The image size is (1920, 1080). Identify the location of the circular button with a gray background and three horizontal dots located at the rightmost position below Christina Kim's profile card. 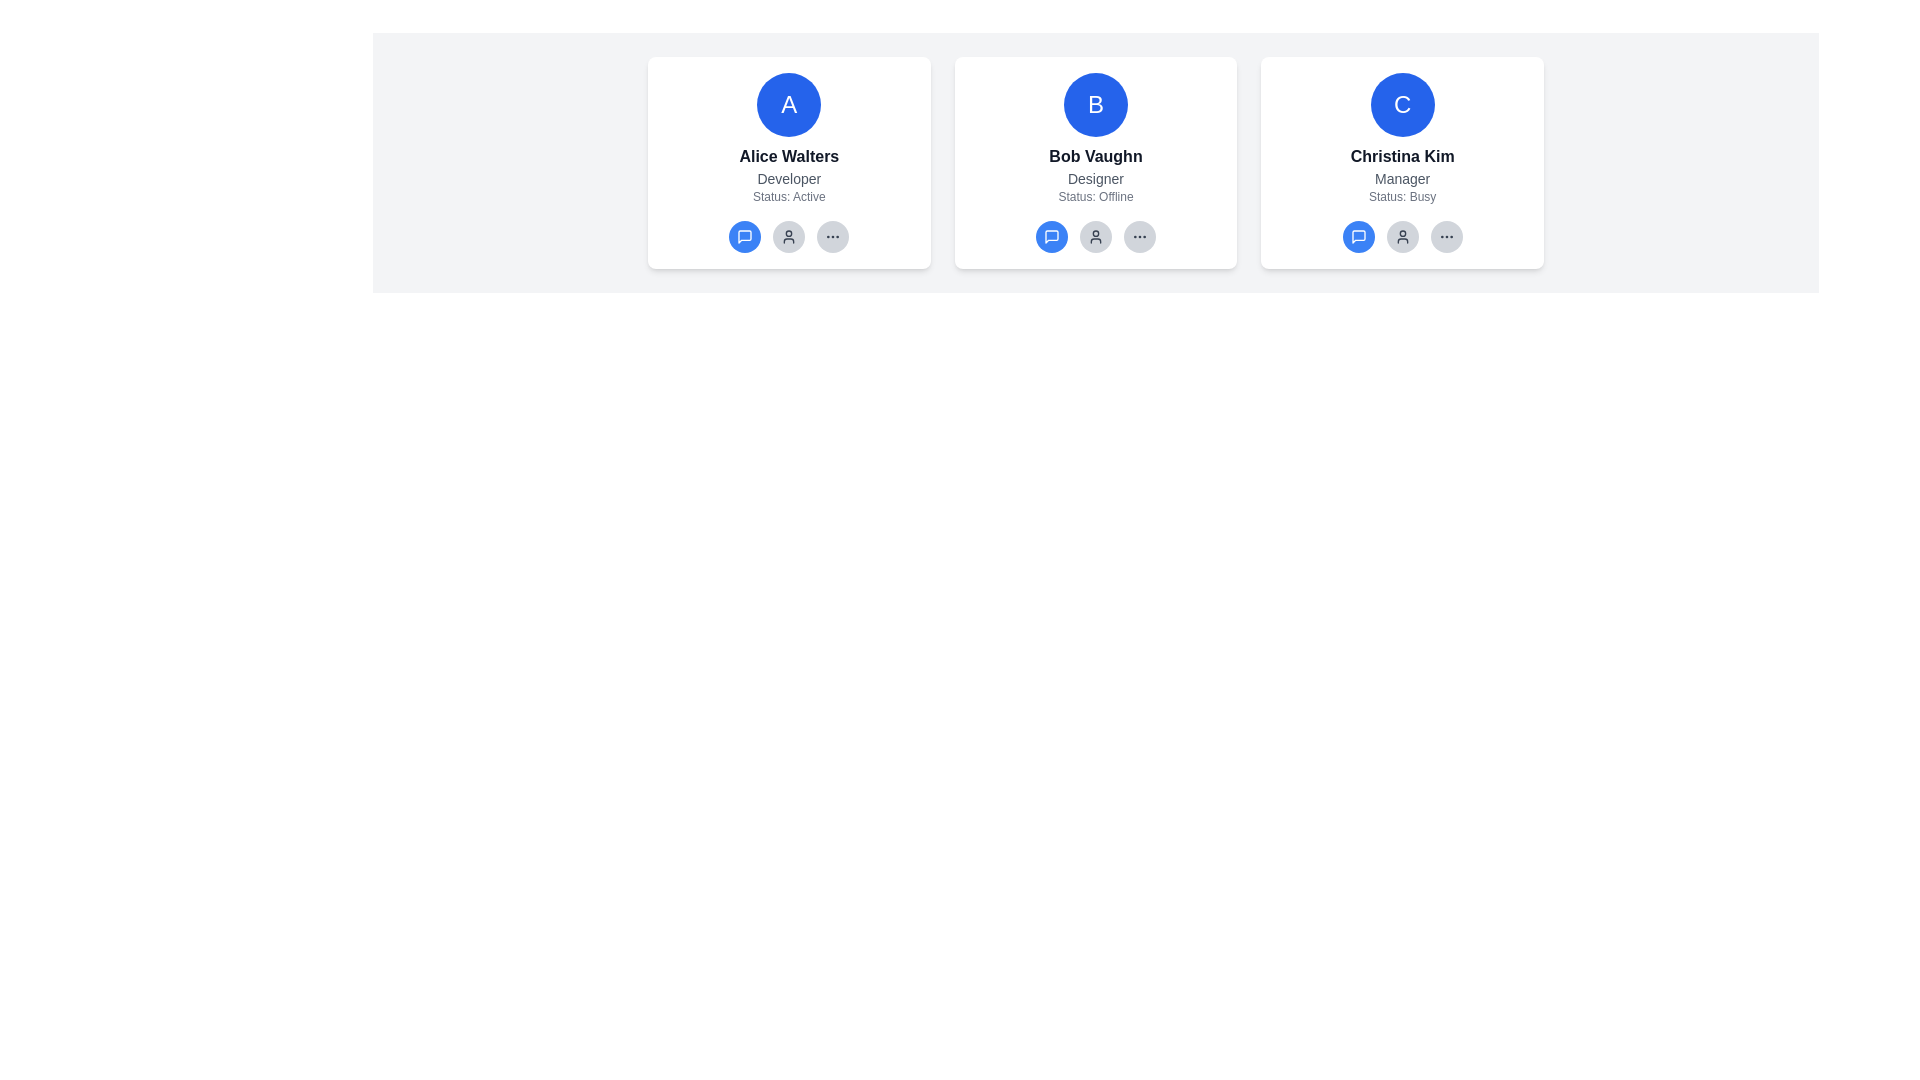
(1446, 235).